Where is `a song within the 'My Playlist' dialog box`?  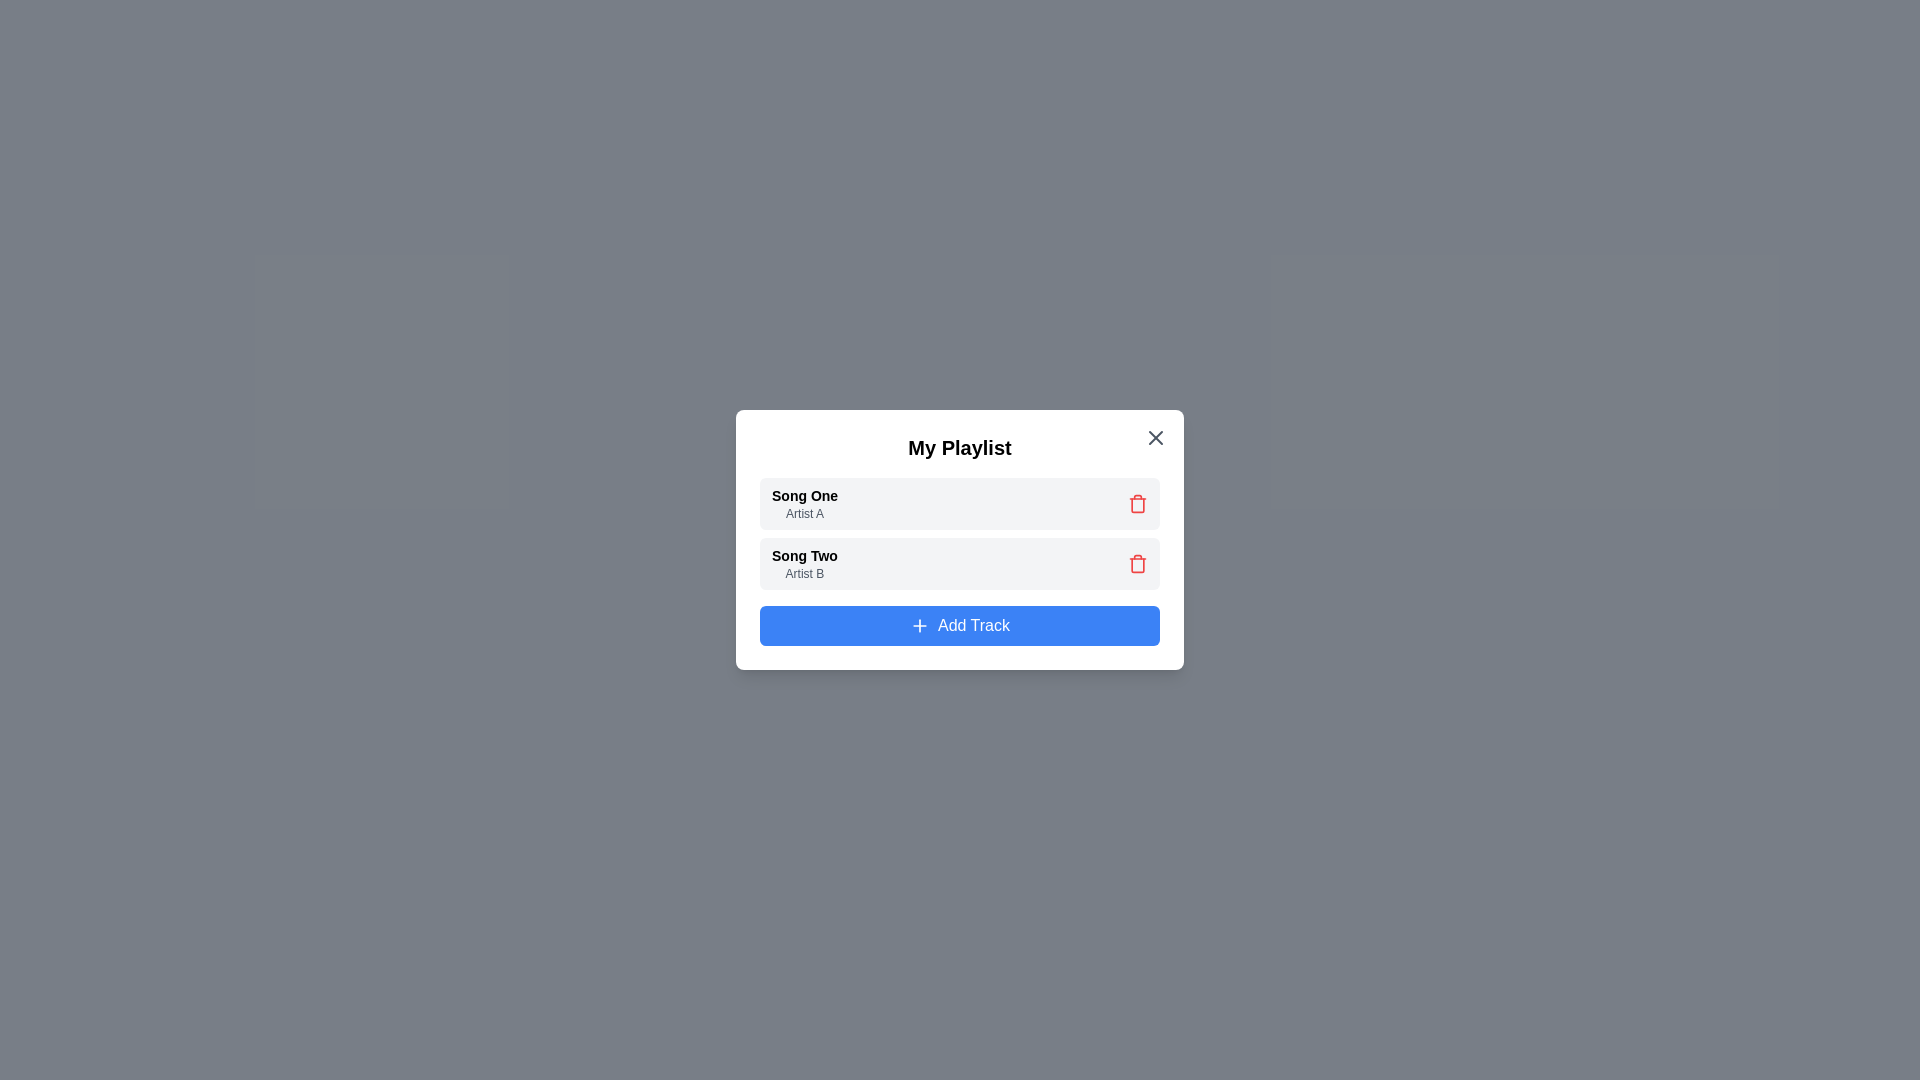
a song within the 'My Playlist' dialog box is located at coordinates (960, 540).